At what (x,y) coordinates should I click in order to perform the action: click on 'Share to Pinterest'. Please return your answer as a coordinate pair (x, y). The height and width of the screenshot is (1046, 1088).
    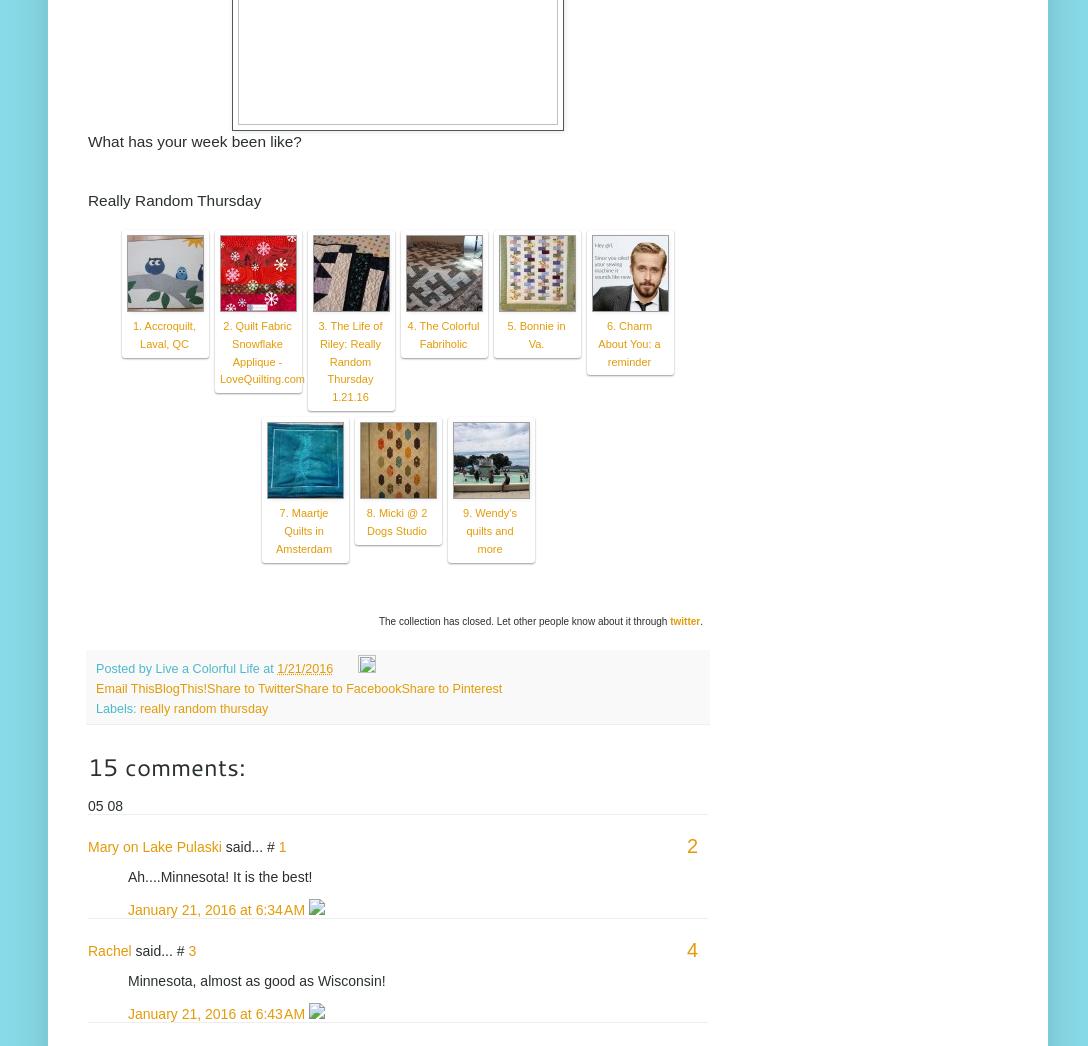
    Looking at the image, I should click on (401, 687).